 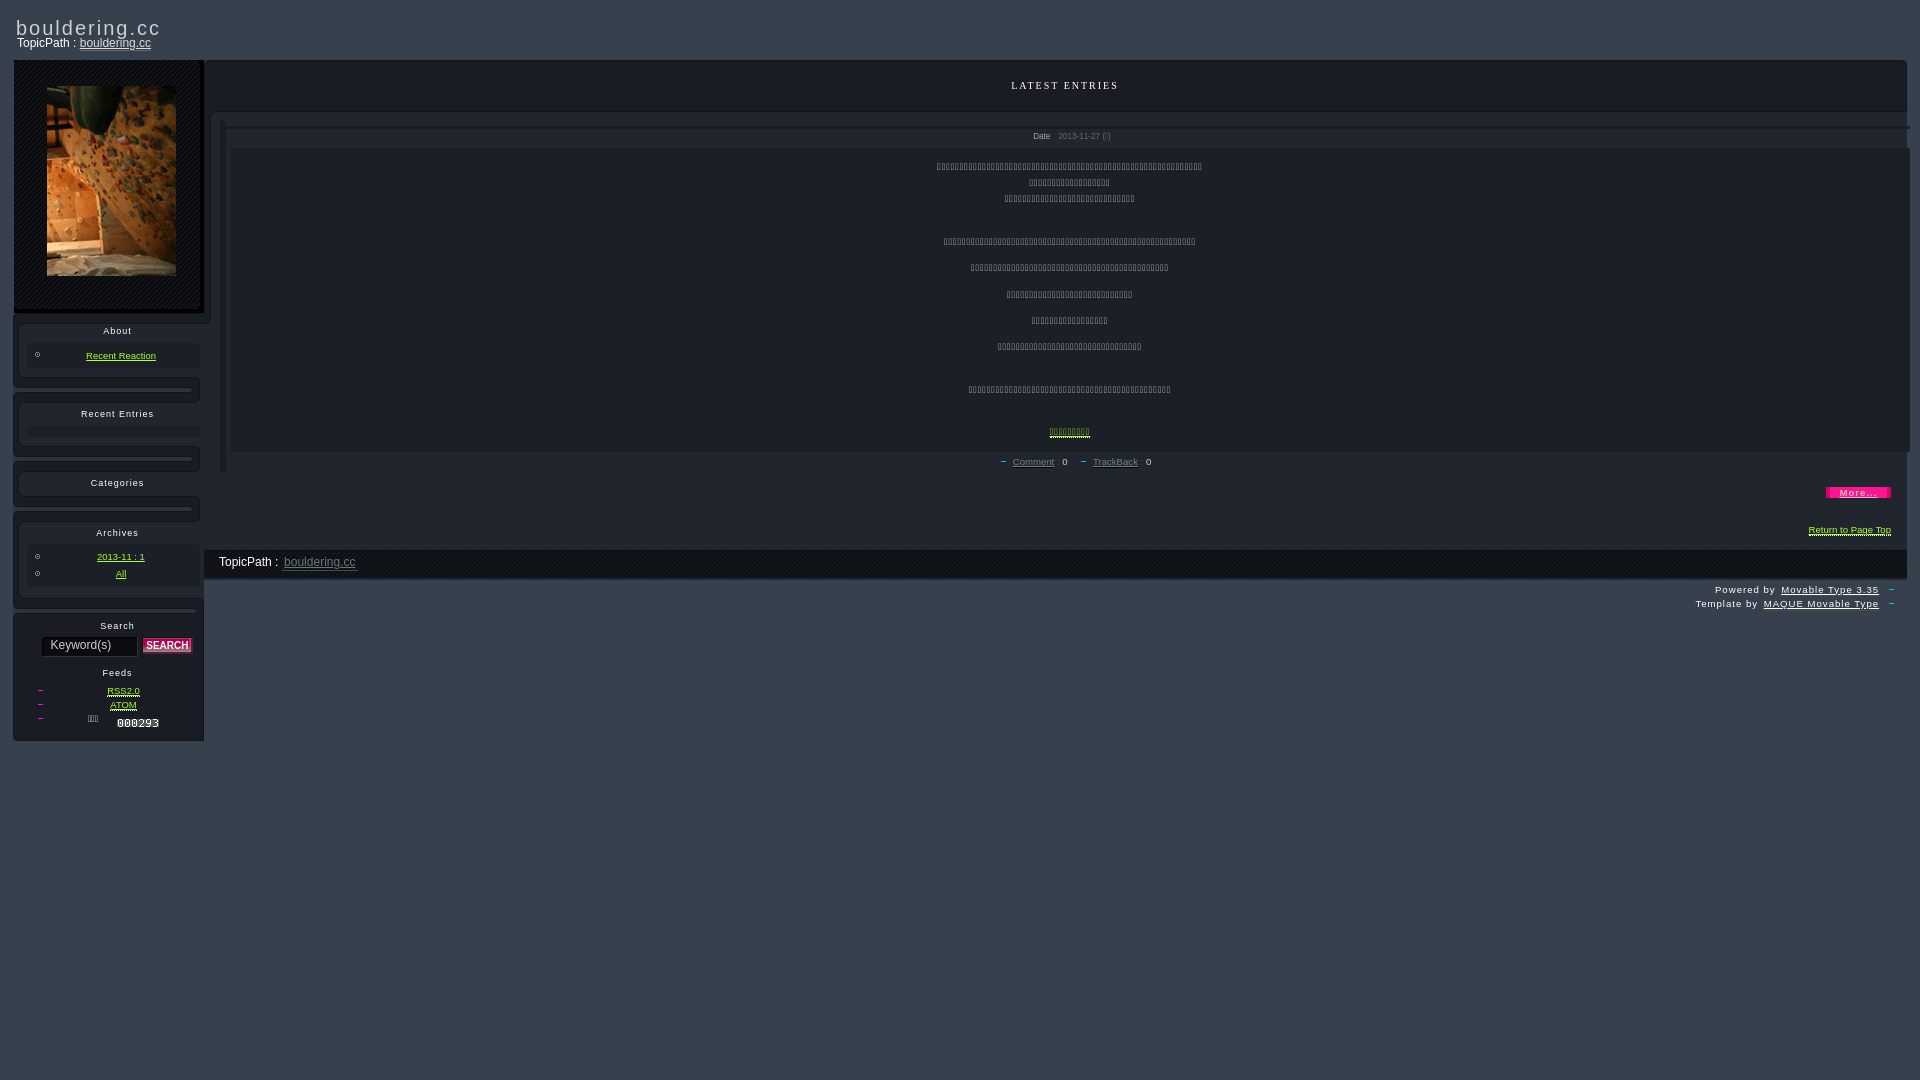 I want to click on 'Recent Reaction', so click(x=112, y=353).